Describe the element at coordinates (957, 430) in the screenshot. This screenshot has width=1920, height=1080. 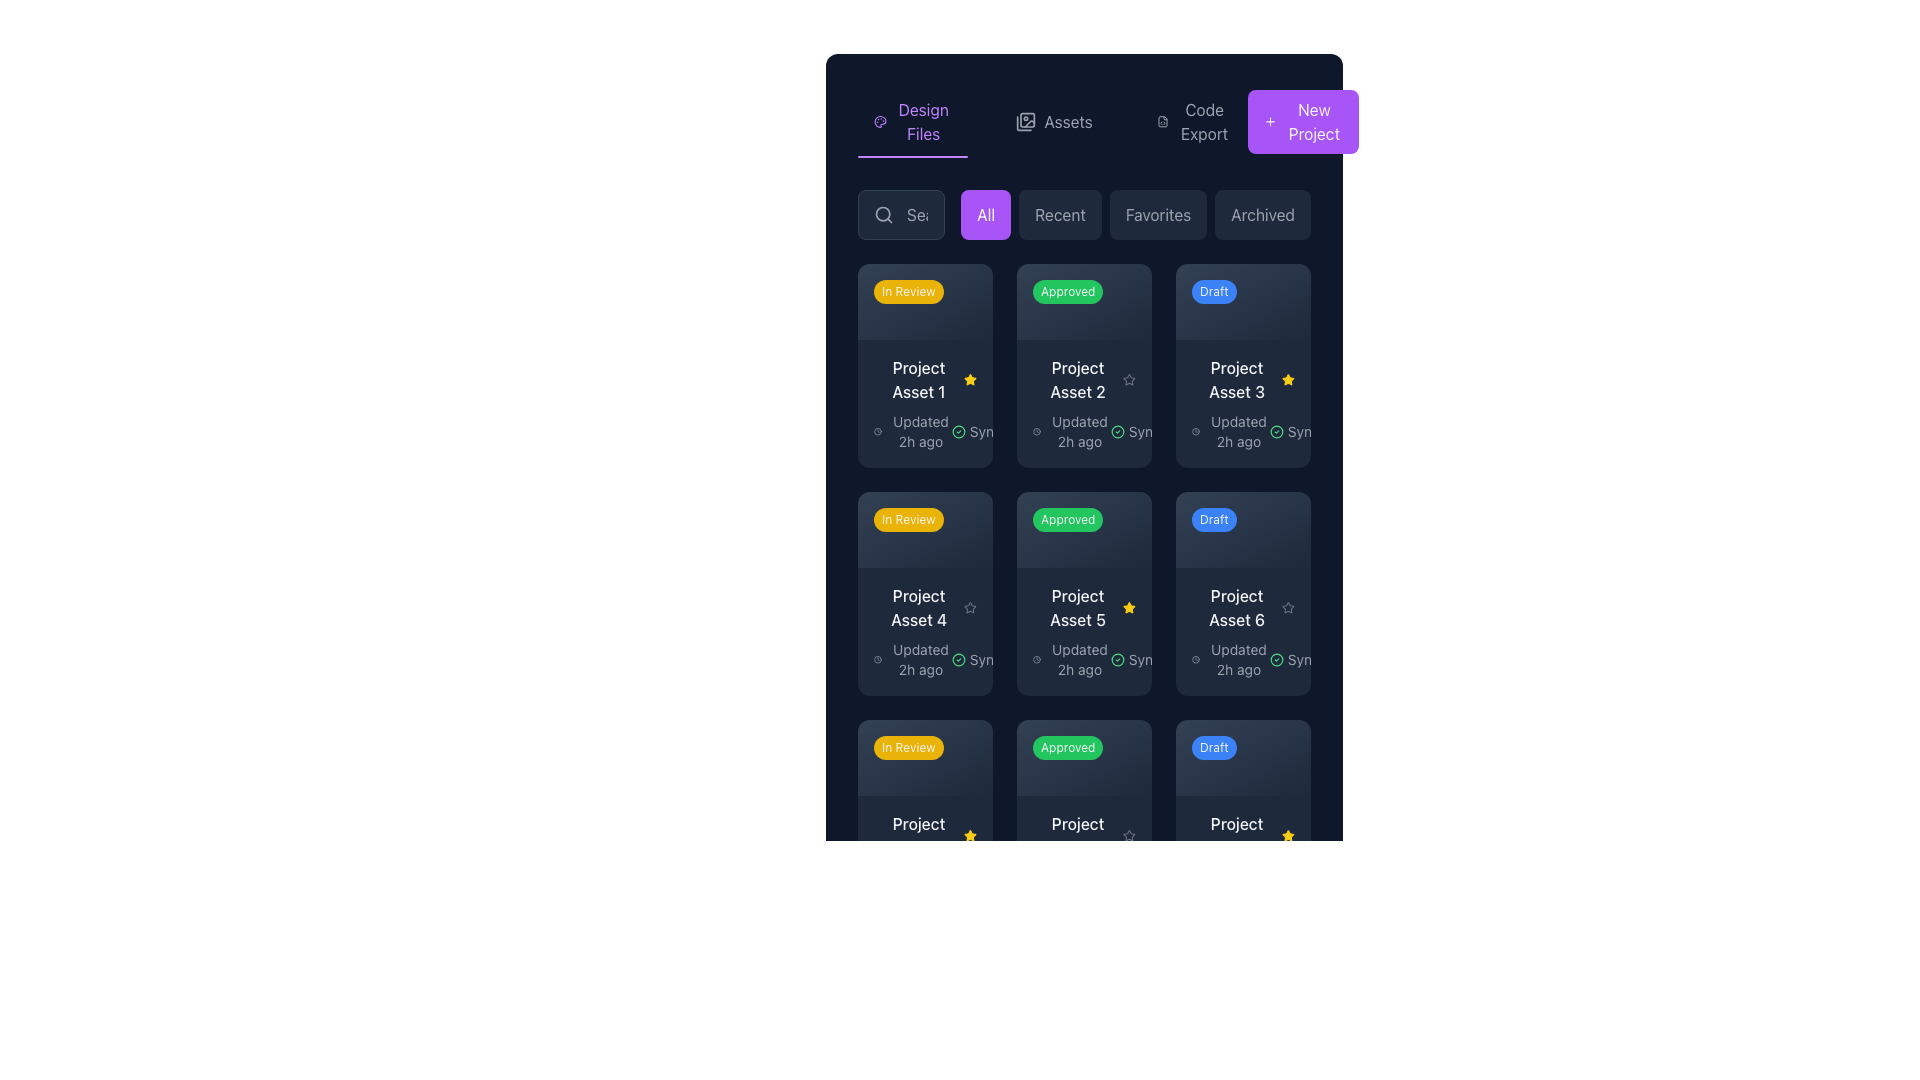
I see `the small circular green checkmark icon located to the left of the text 'Synced' in the 'Project Asset 1' card` at that location.